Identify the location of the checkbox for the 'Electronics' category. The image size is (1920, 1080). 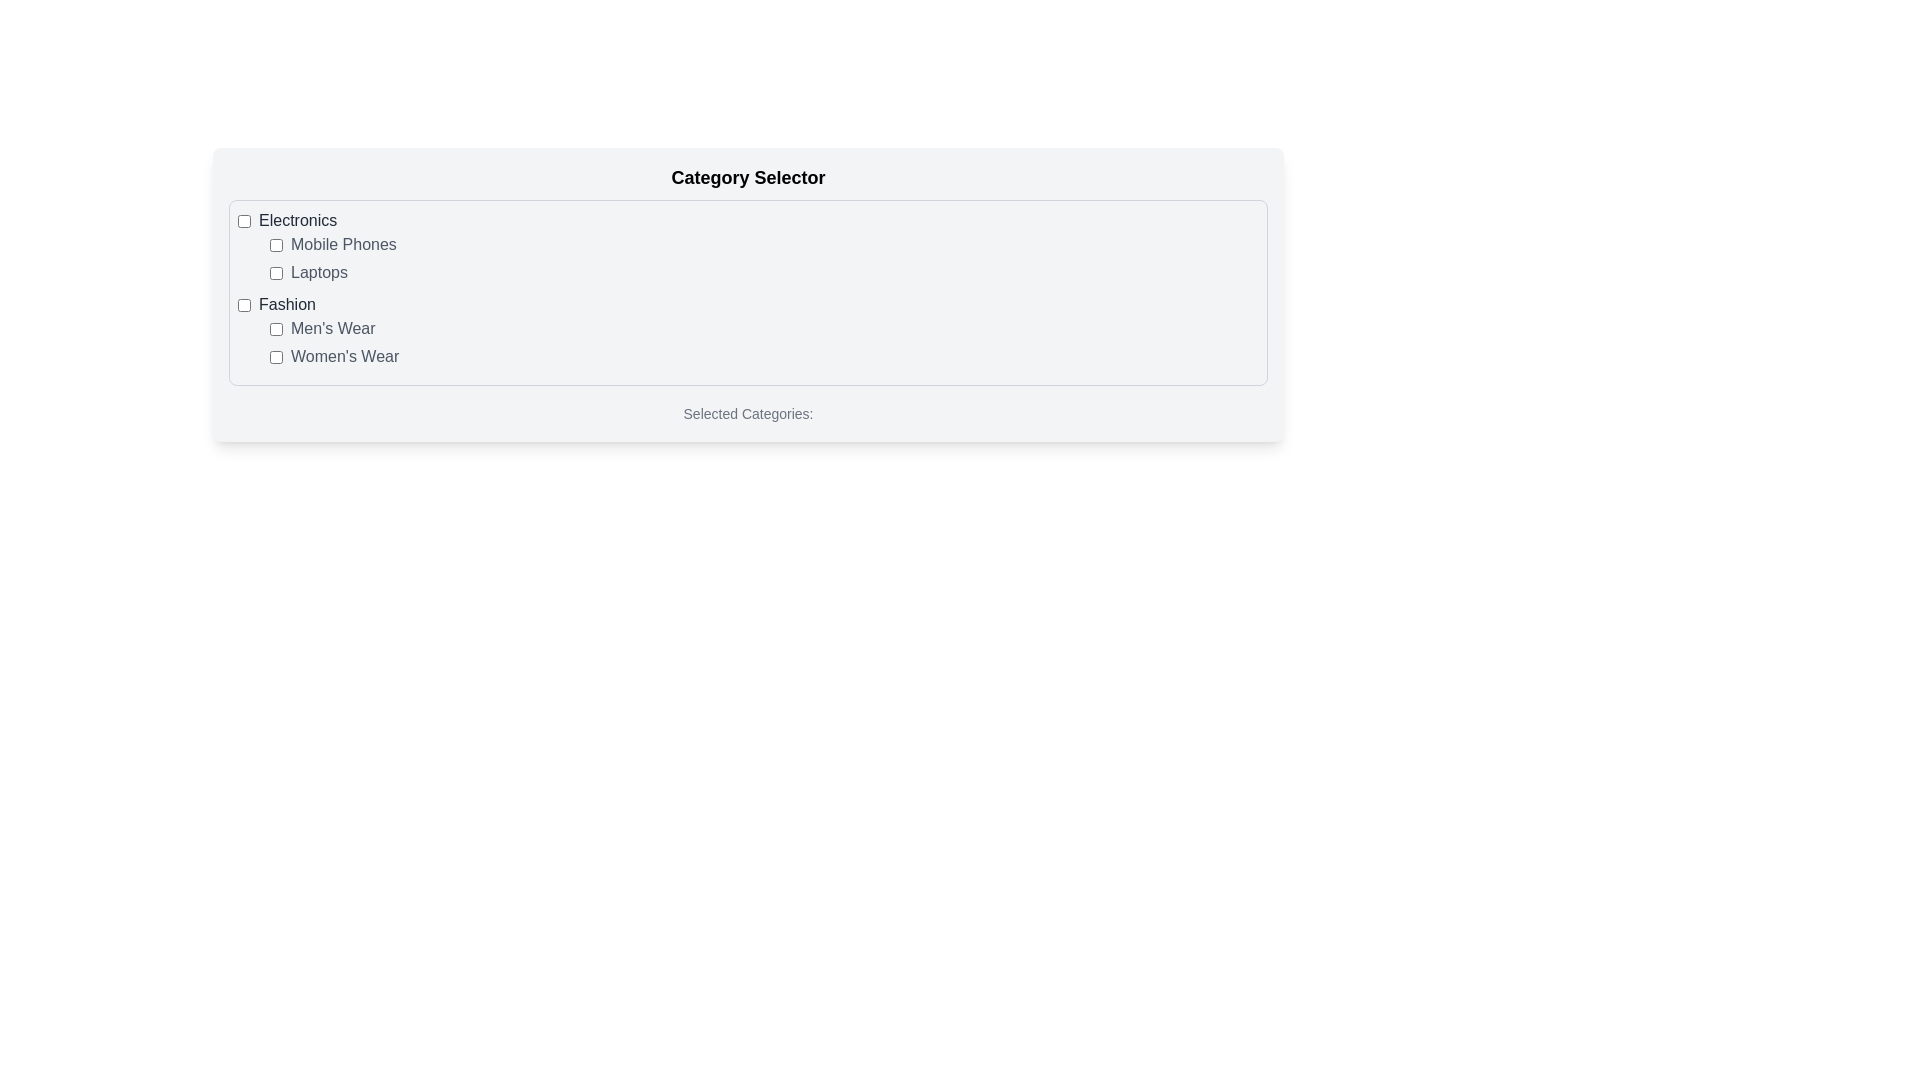
(243, 220).